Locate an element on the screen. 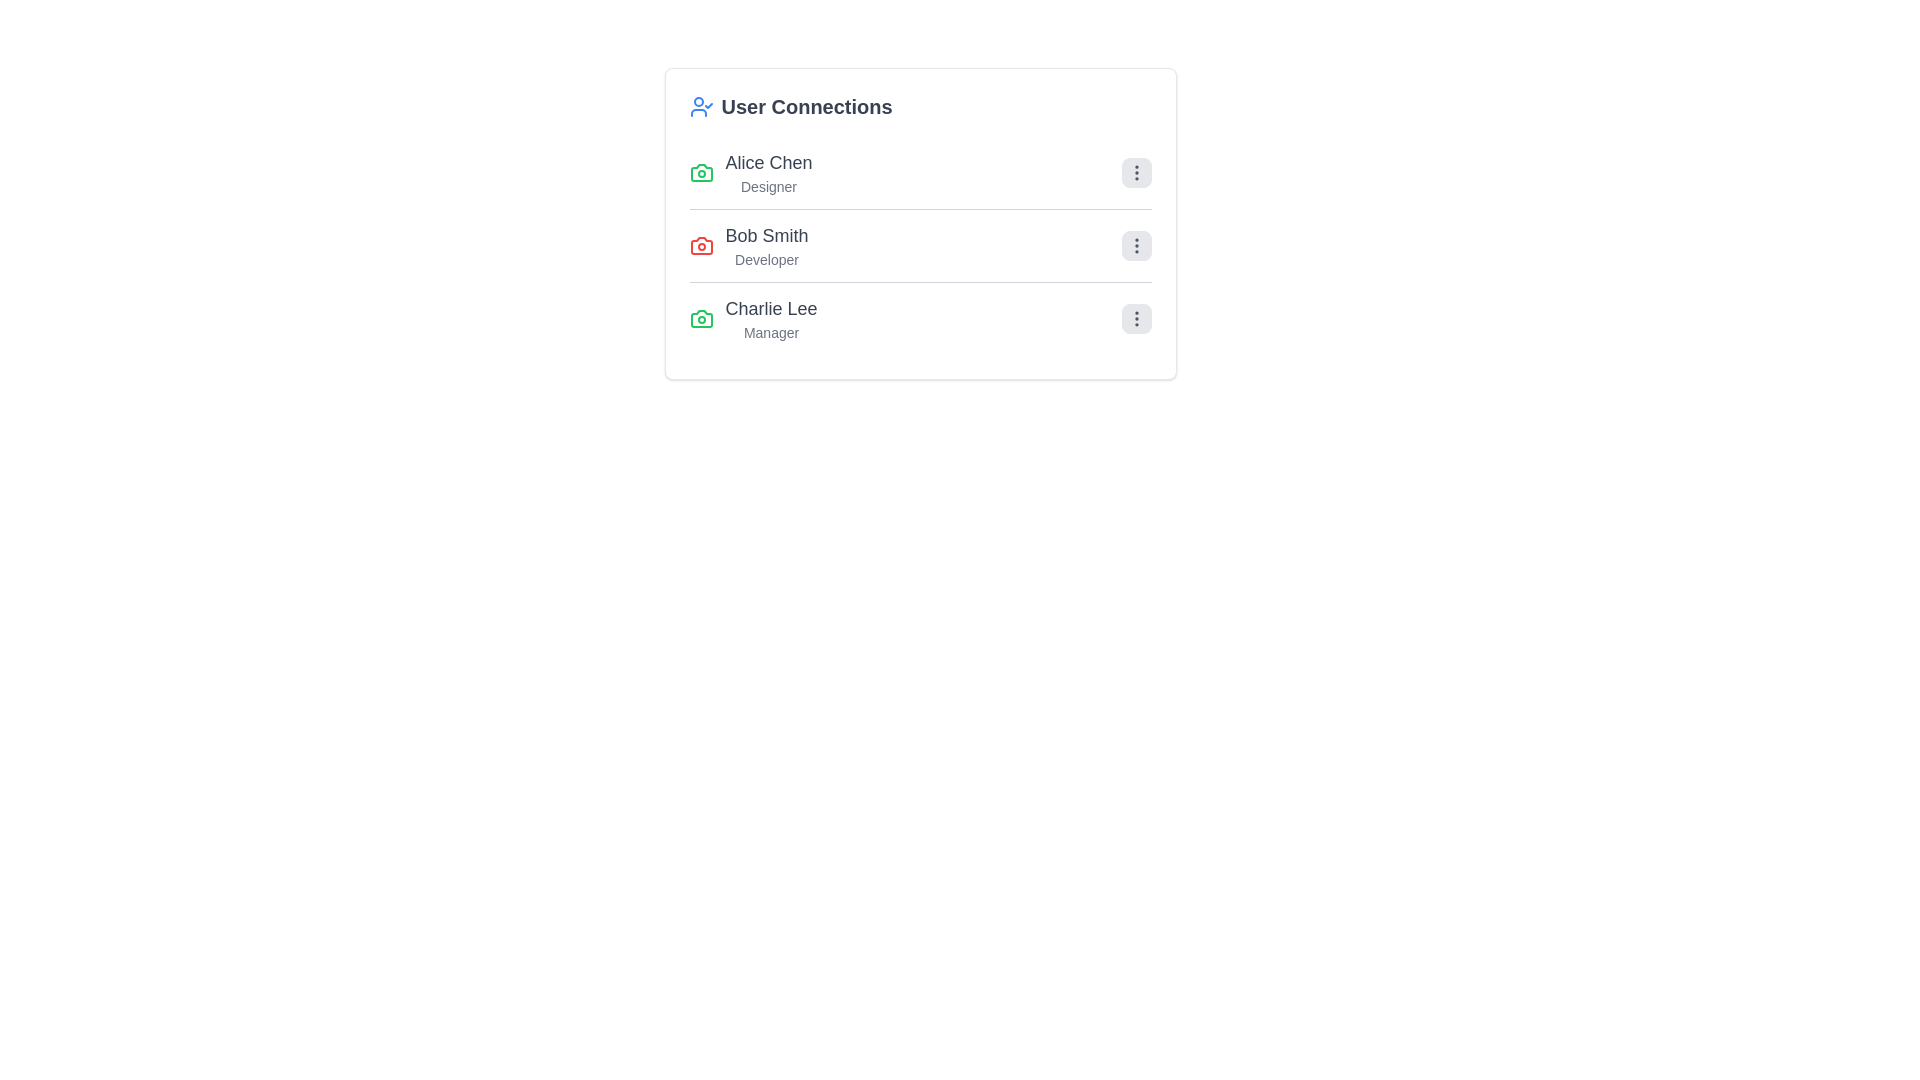  the user connection entry displaying 'Bob Smith' with a red camera icon and additional text 'Developer' is located at coordinates (747, 245).